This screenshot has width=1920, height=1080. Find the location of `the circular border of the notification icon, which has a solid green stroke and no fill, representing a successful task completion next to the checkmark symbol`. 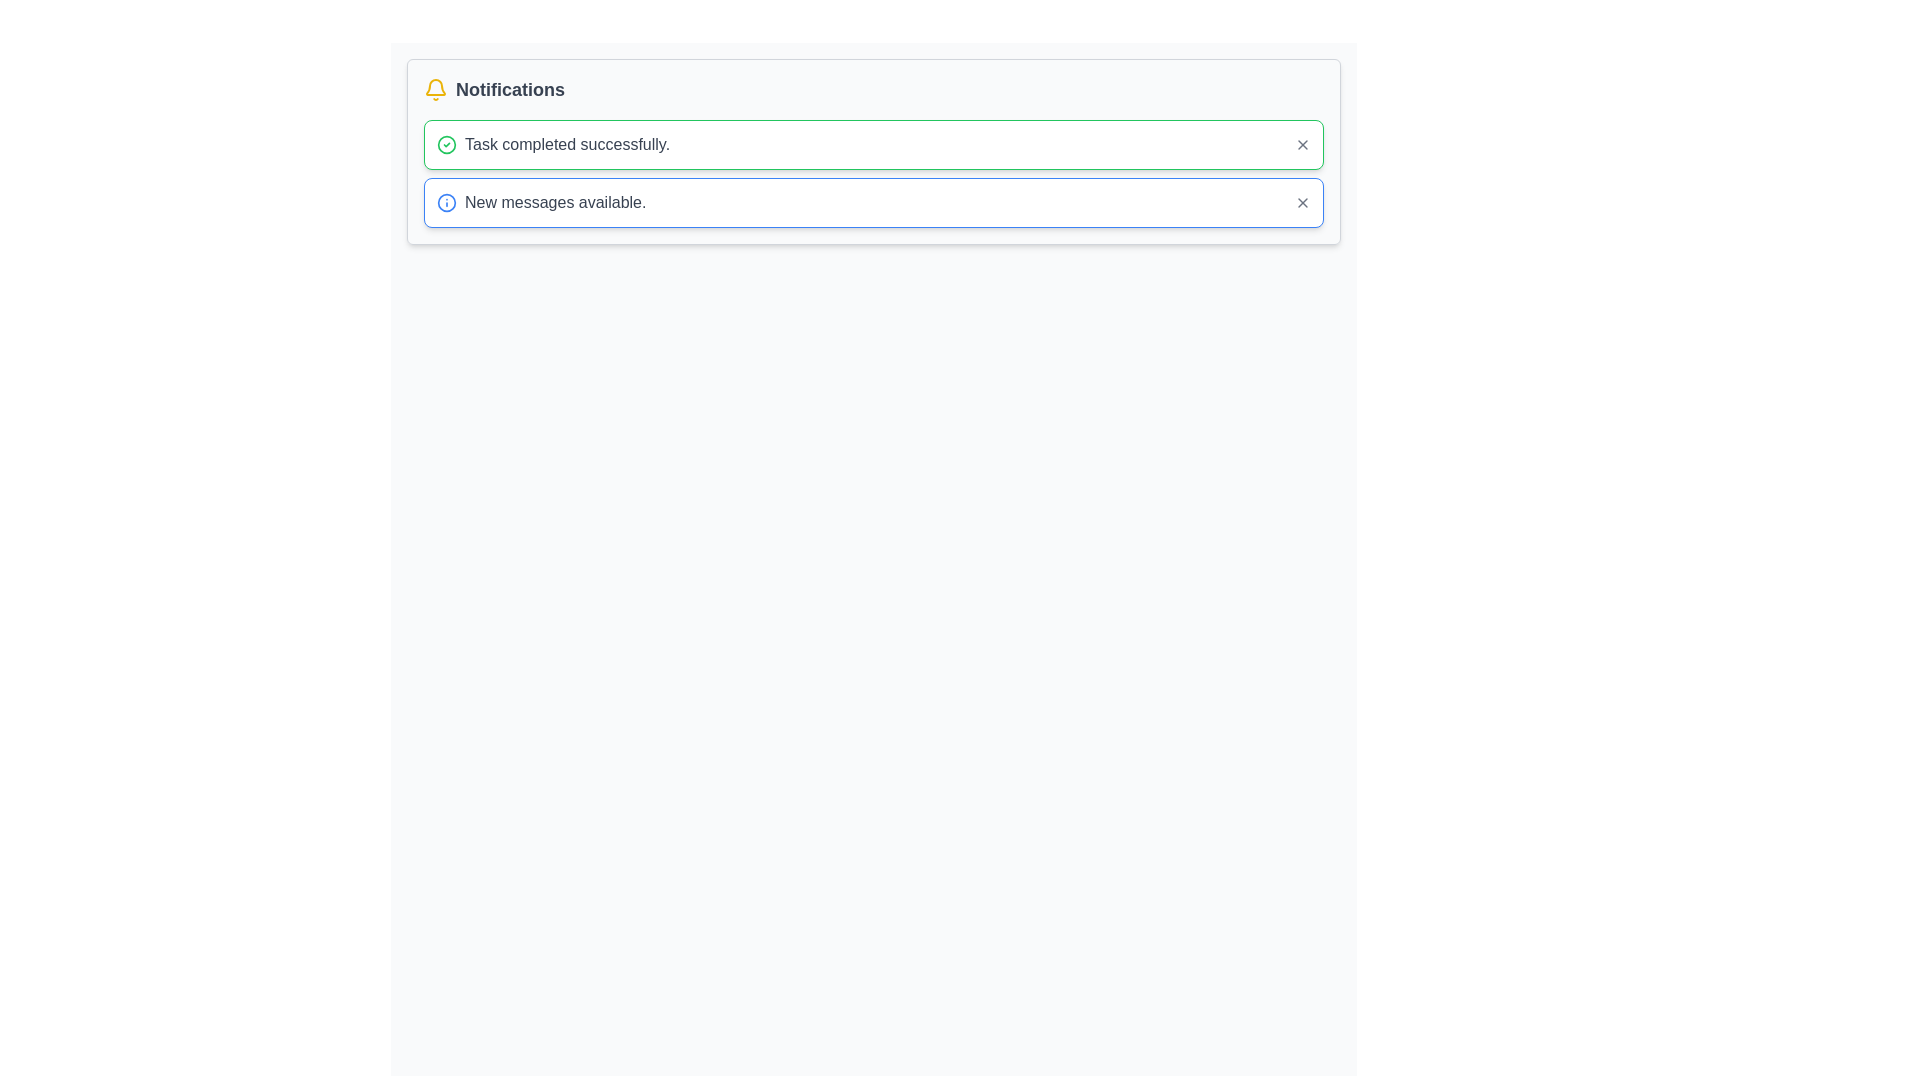

the circular border of the notification icon, which has a solid green stroke and no fill, representing a successful task completion next to the checkmark symbol is located at coordinates (445, 144).